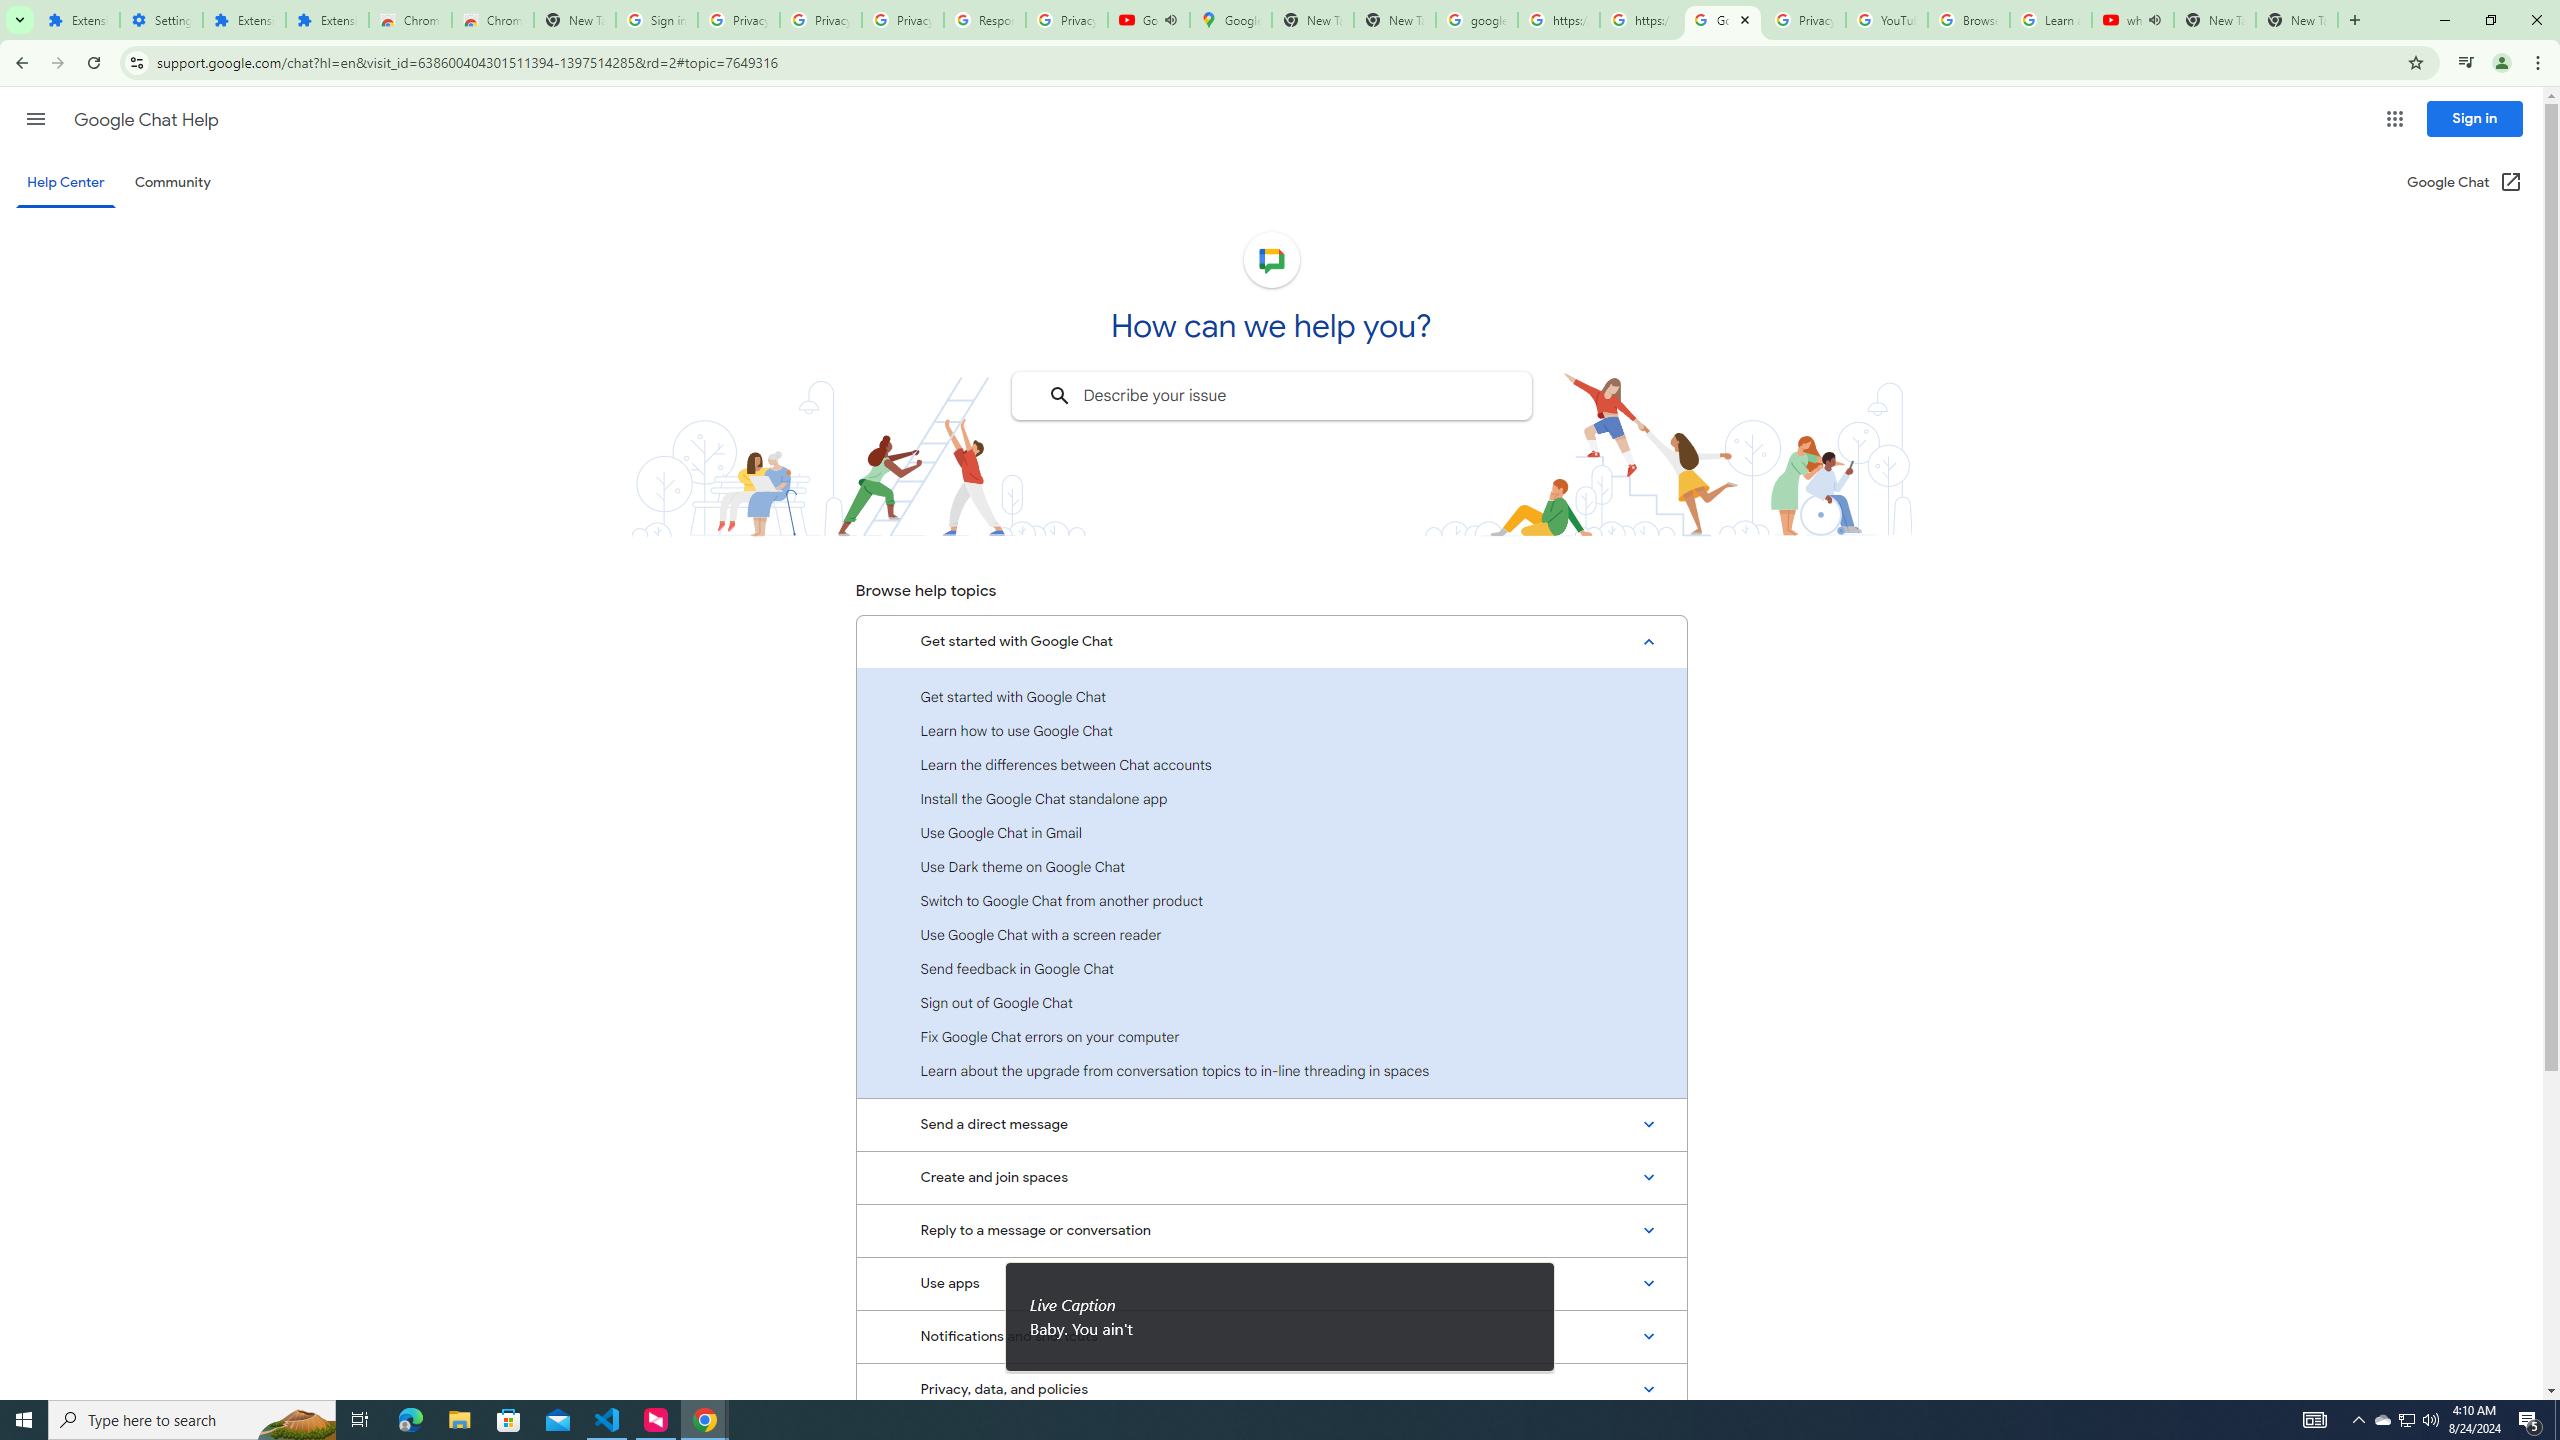 The width and height of the screenshot is (2560, 1440). Describe the element at coordinates (2296, 19) in the screenshot. I see `'New Tab'` at that location.